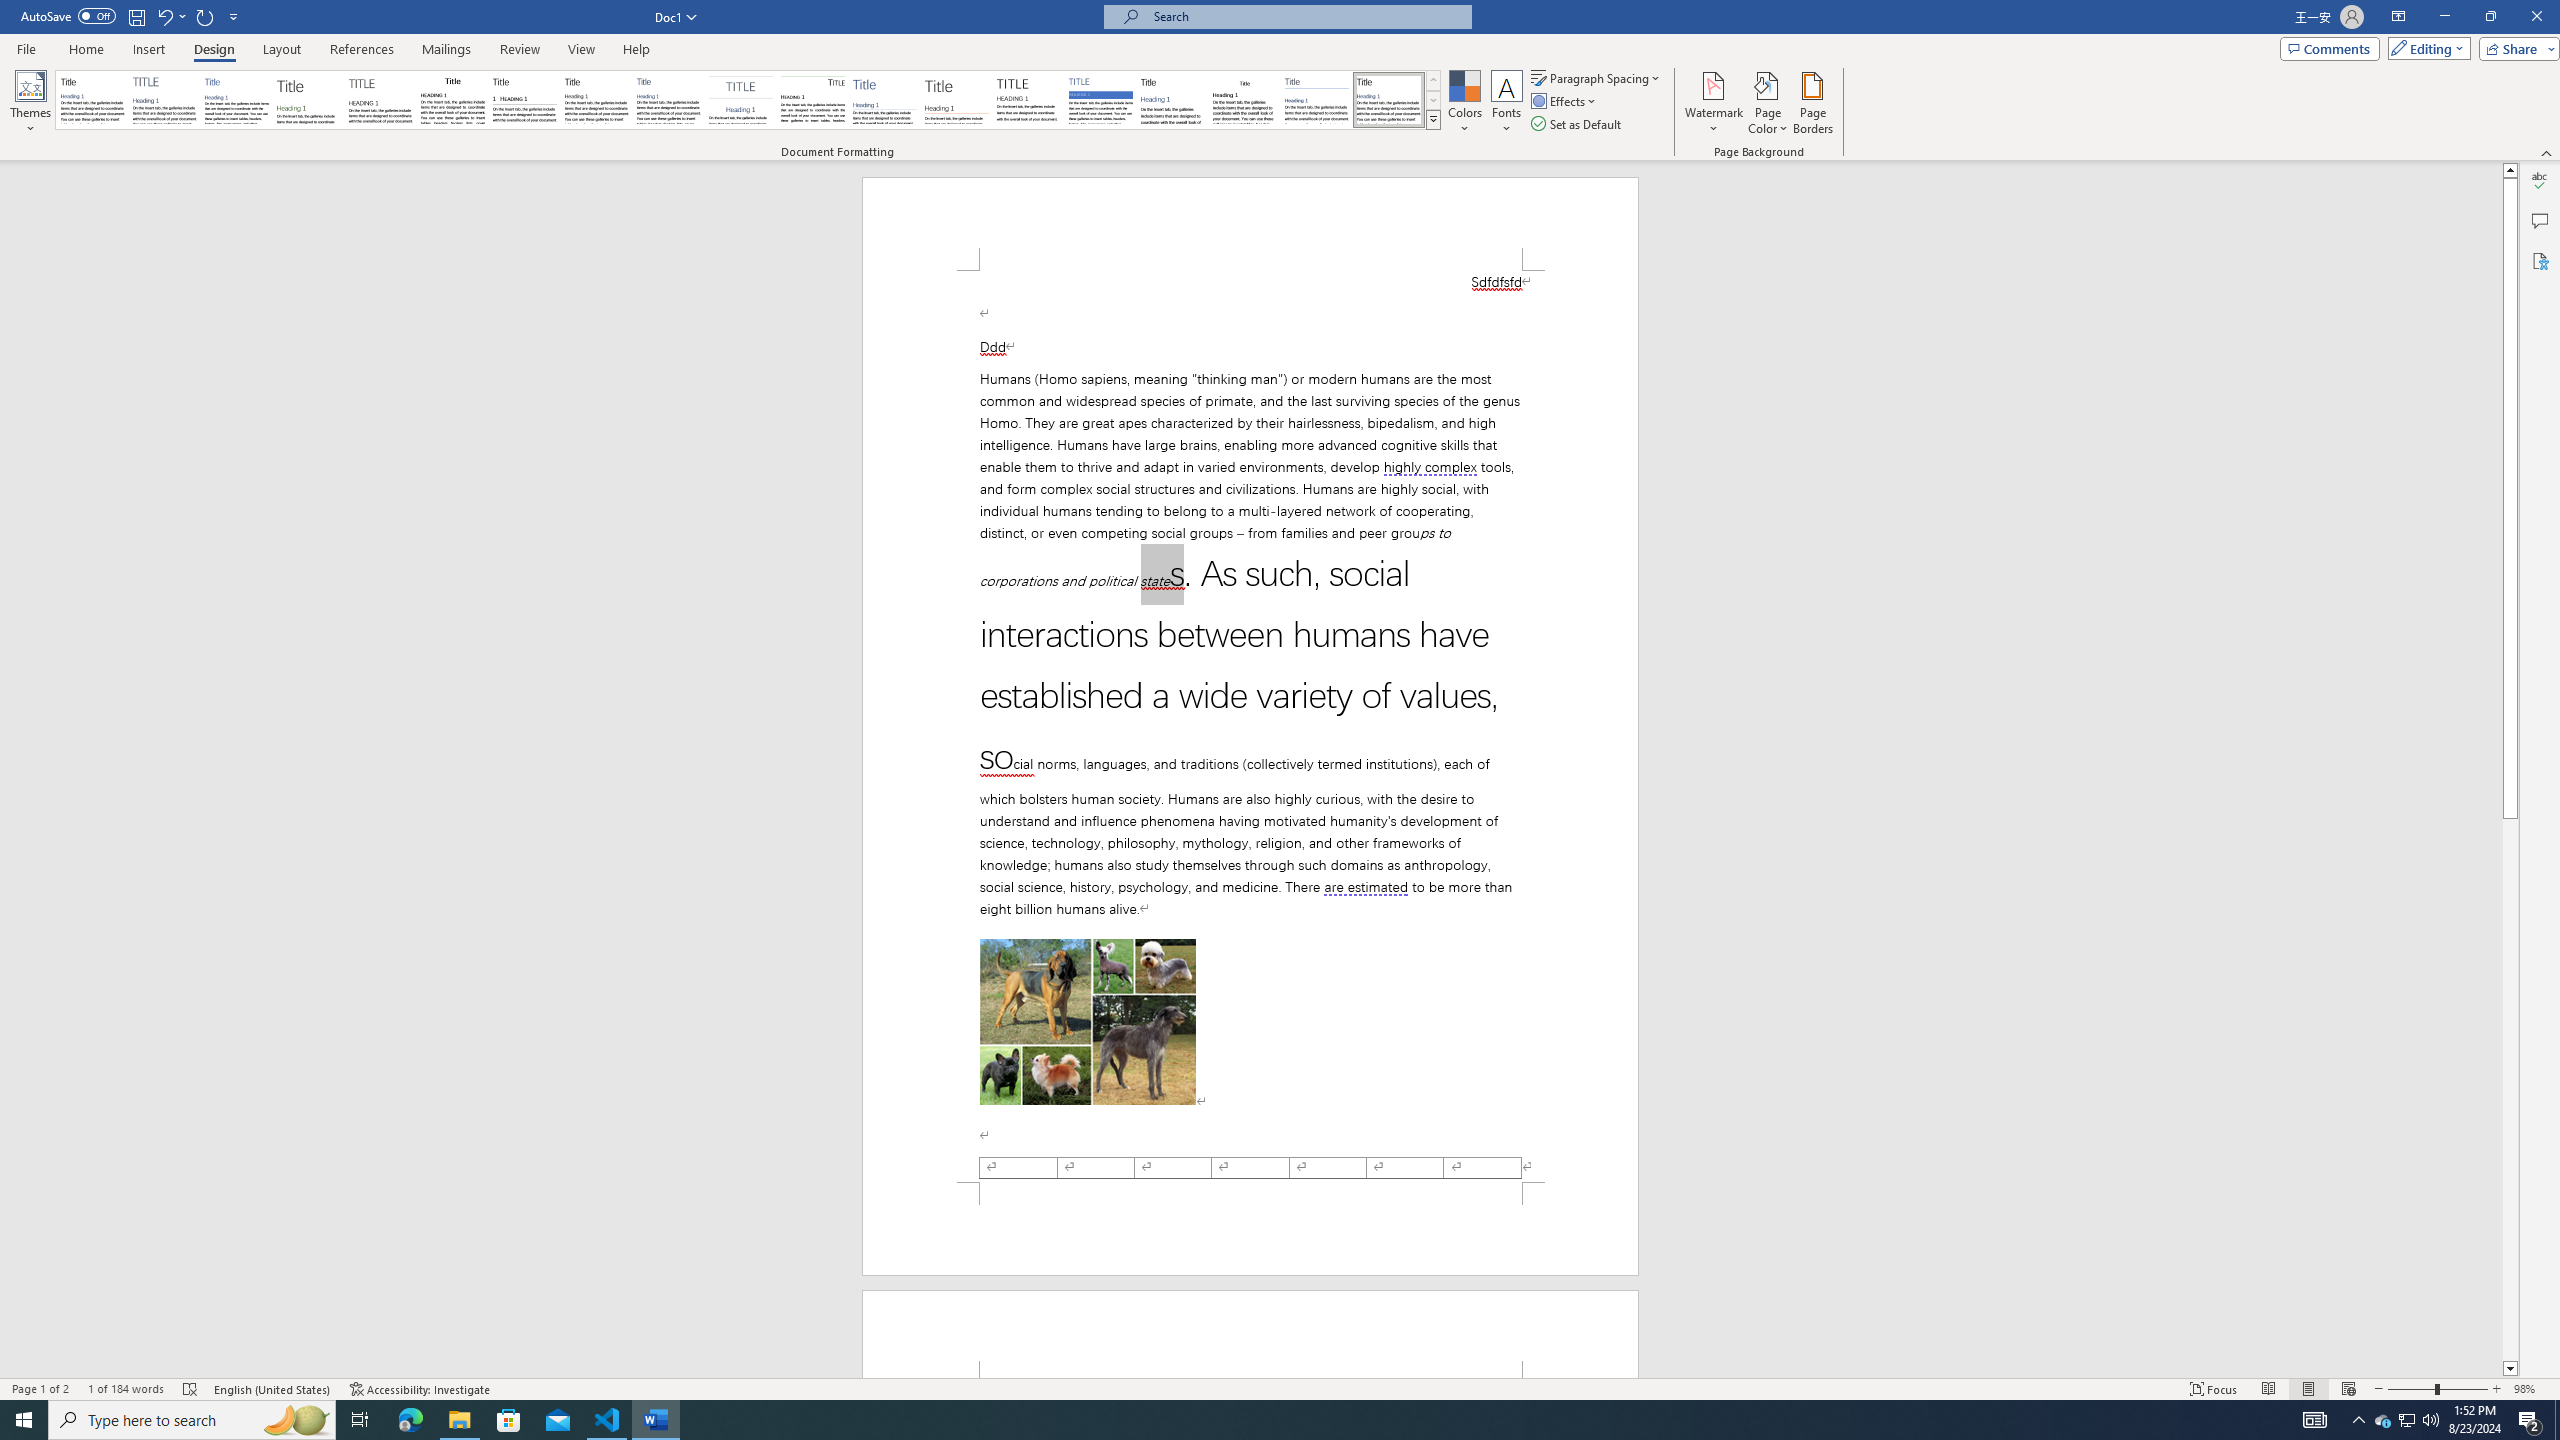  Describe the element at coordinates (2329, 47) in the screenshot. I see `'Comments'` at that location.